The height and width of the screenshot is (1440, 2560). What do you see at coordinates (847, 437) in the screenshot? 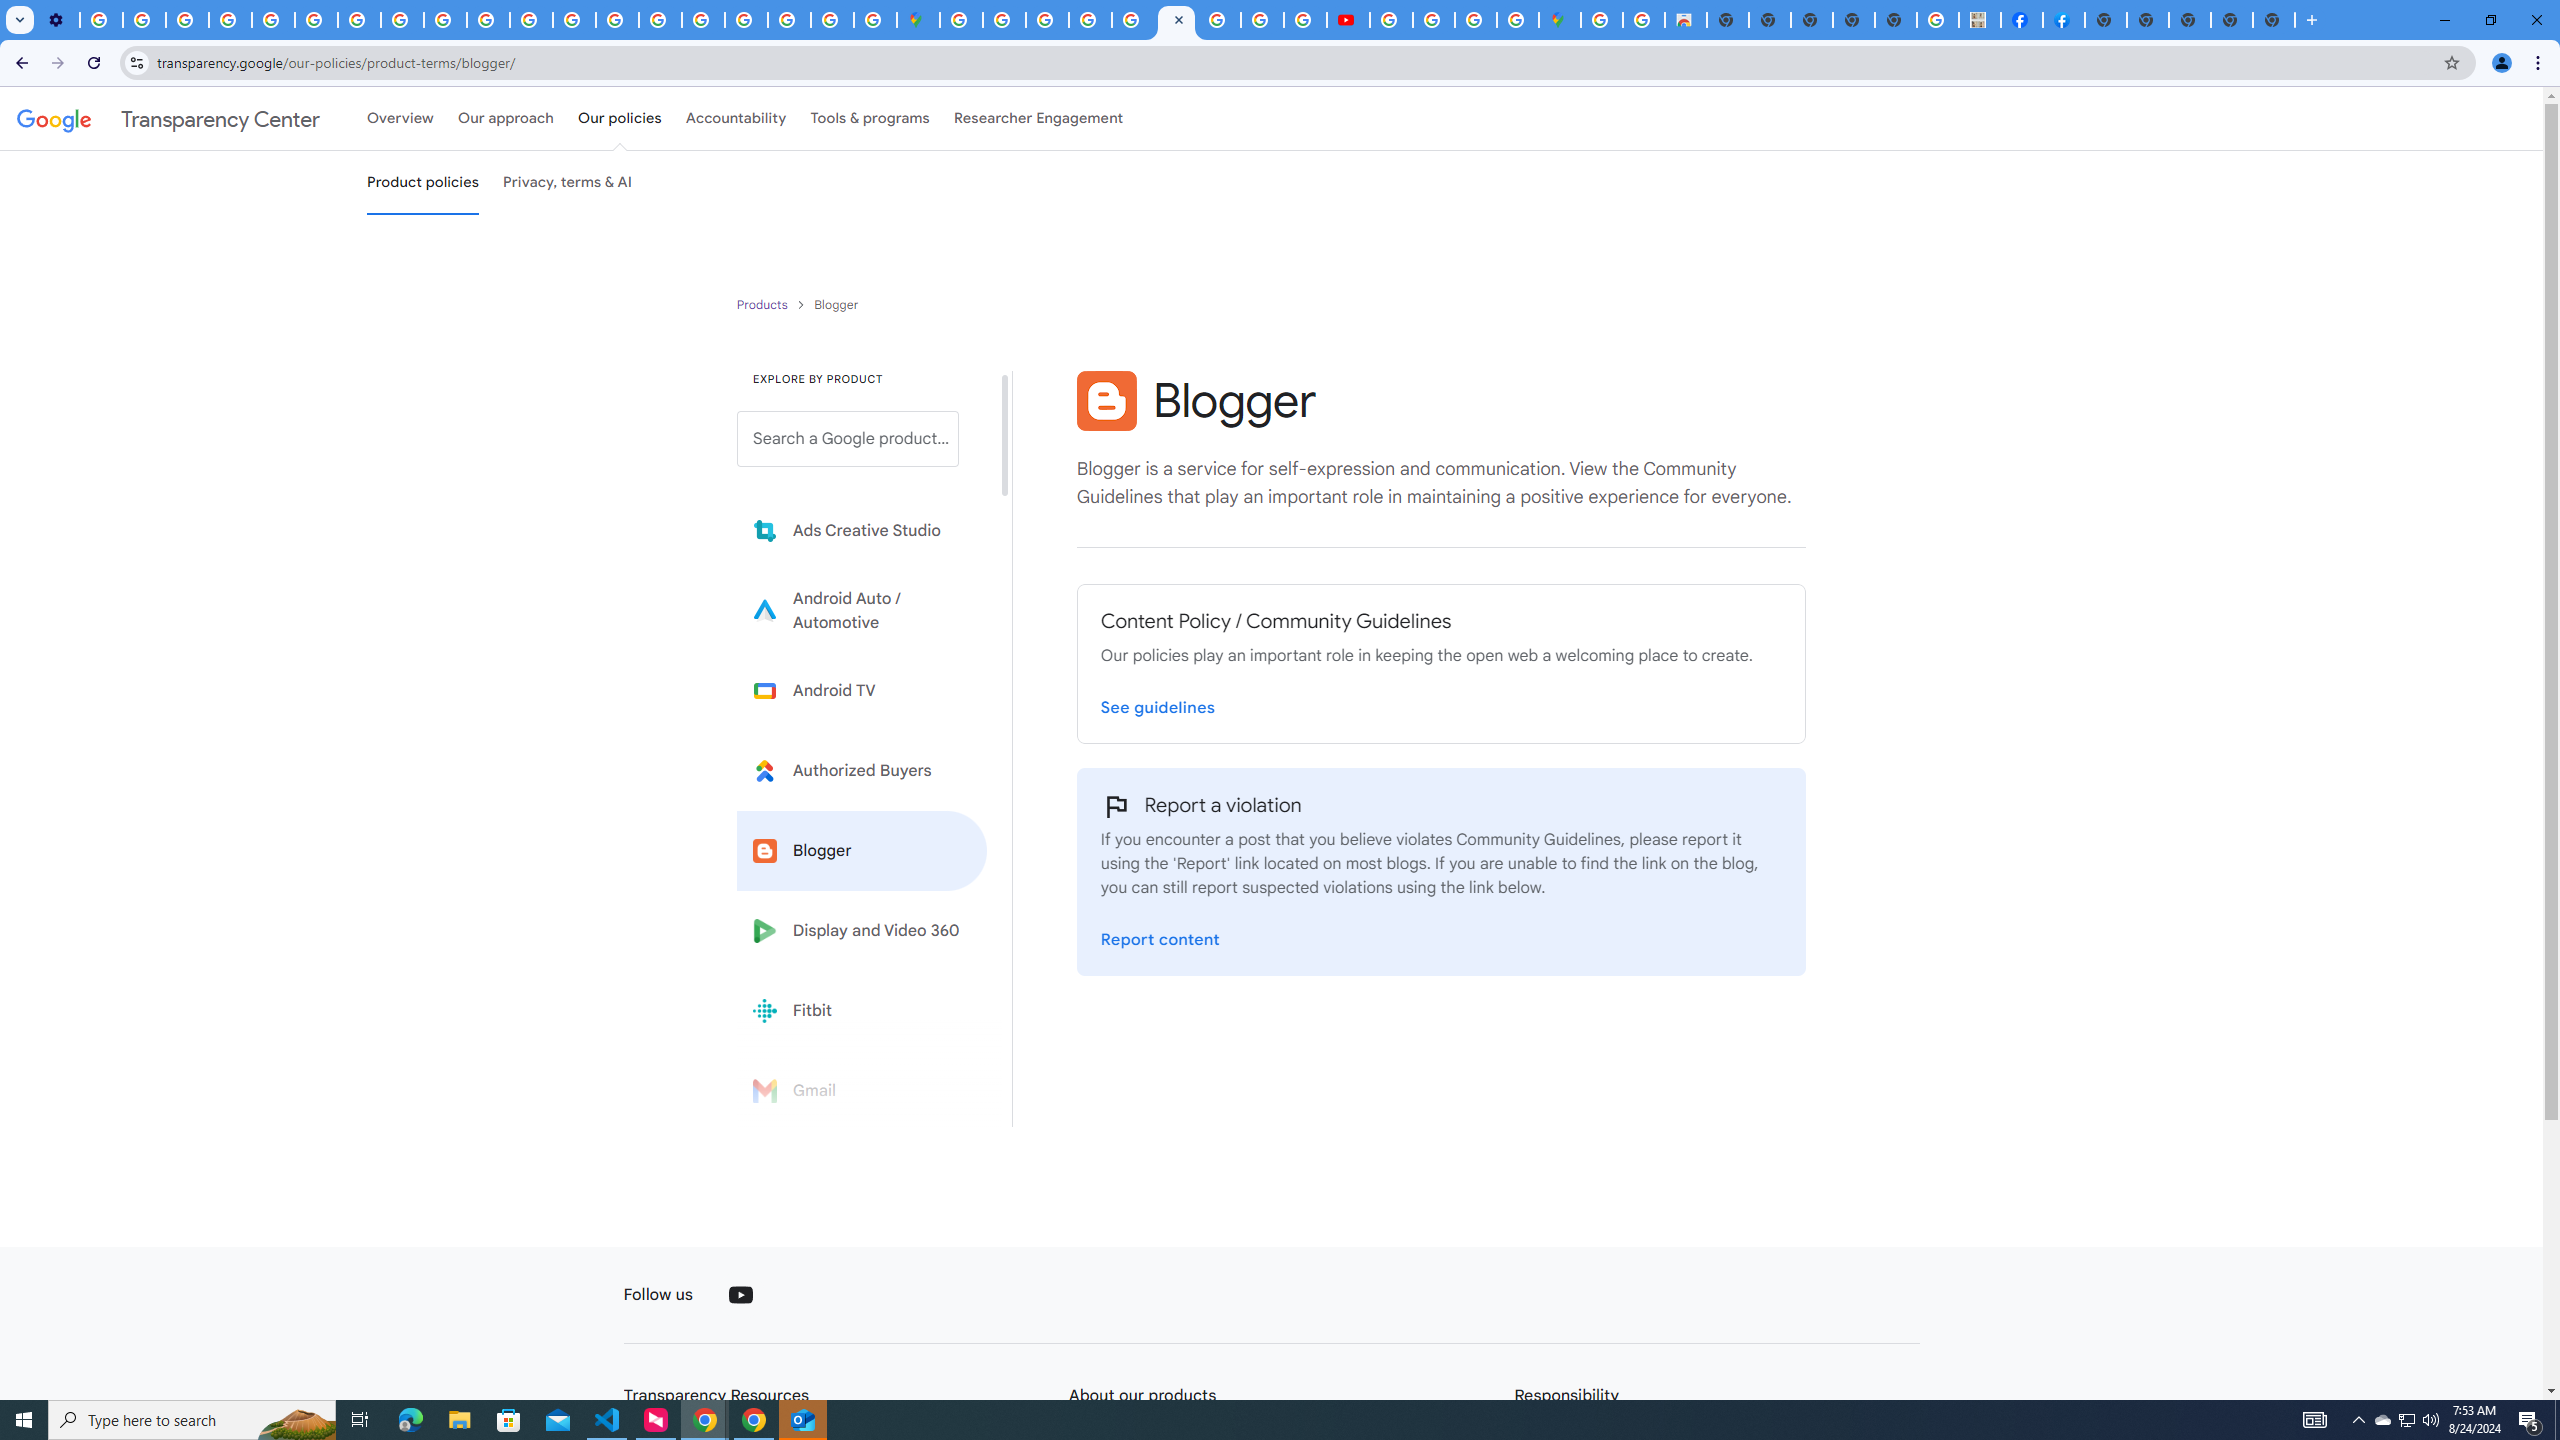
I see `'Search a Google product from below list.'` at bounding box center [847, 437].